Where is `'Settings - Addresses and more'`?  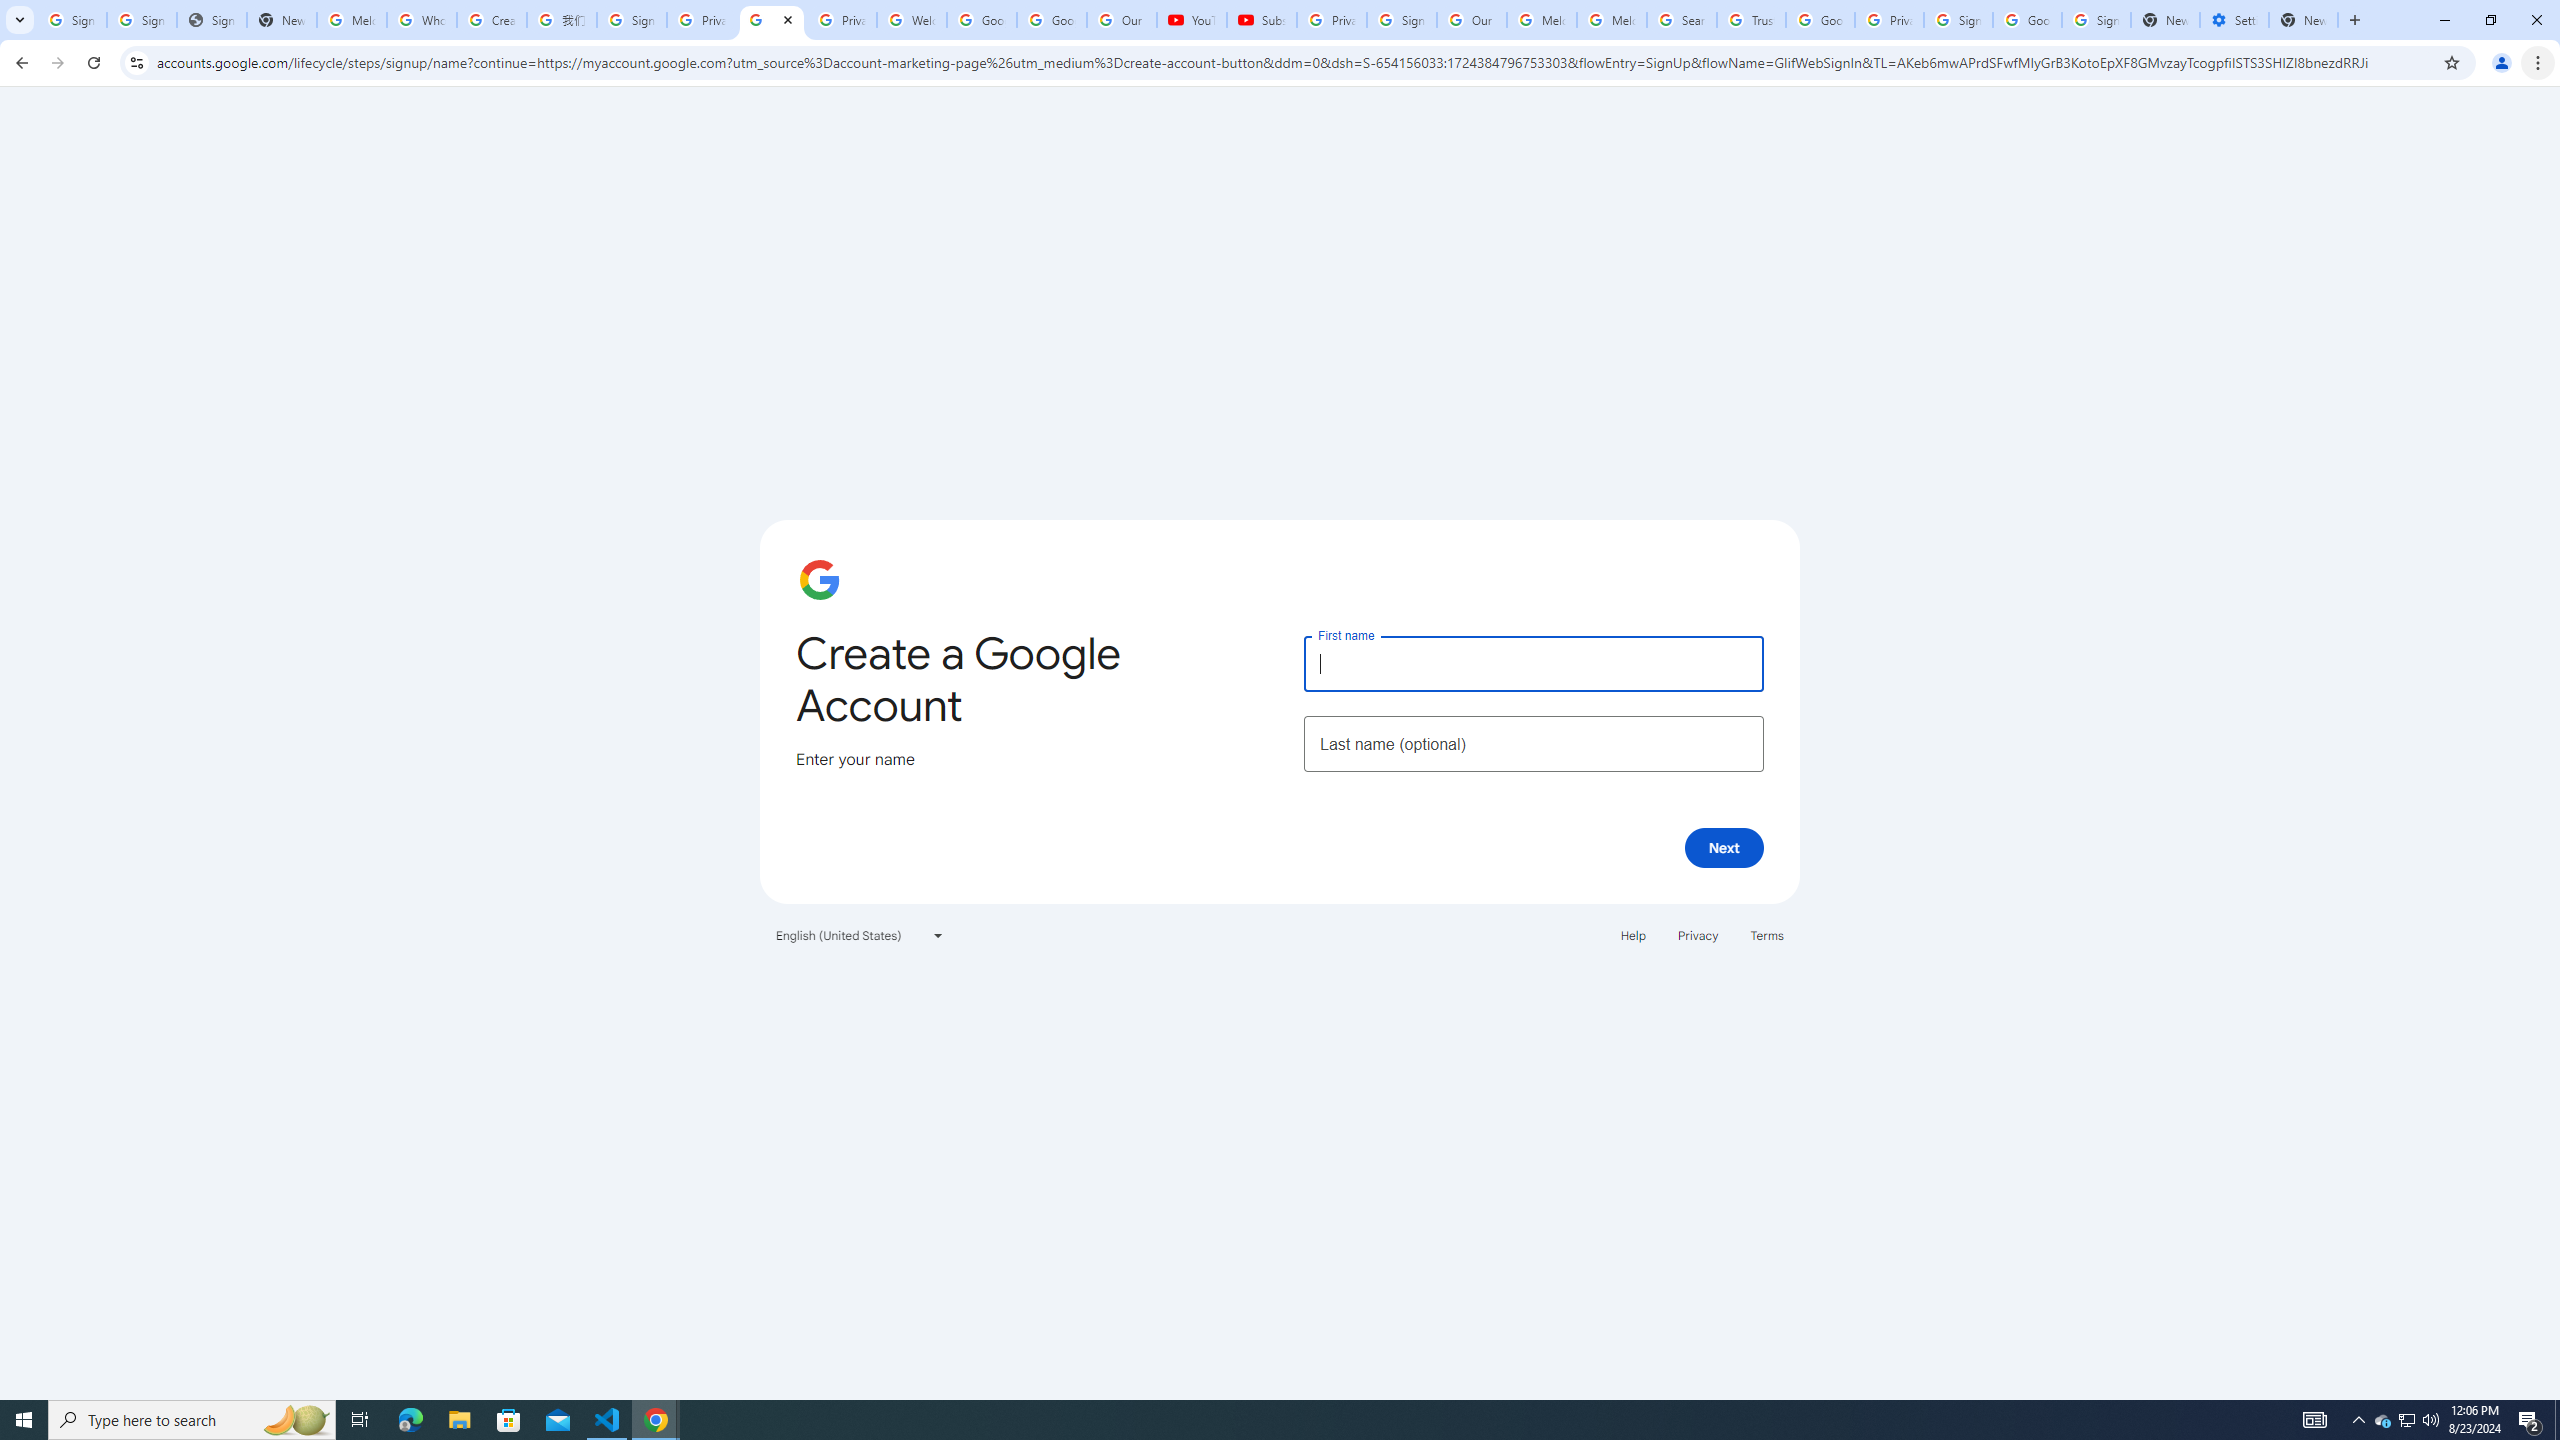
'Settings - Addresses and more' is located at coordinates (2233, 19).